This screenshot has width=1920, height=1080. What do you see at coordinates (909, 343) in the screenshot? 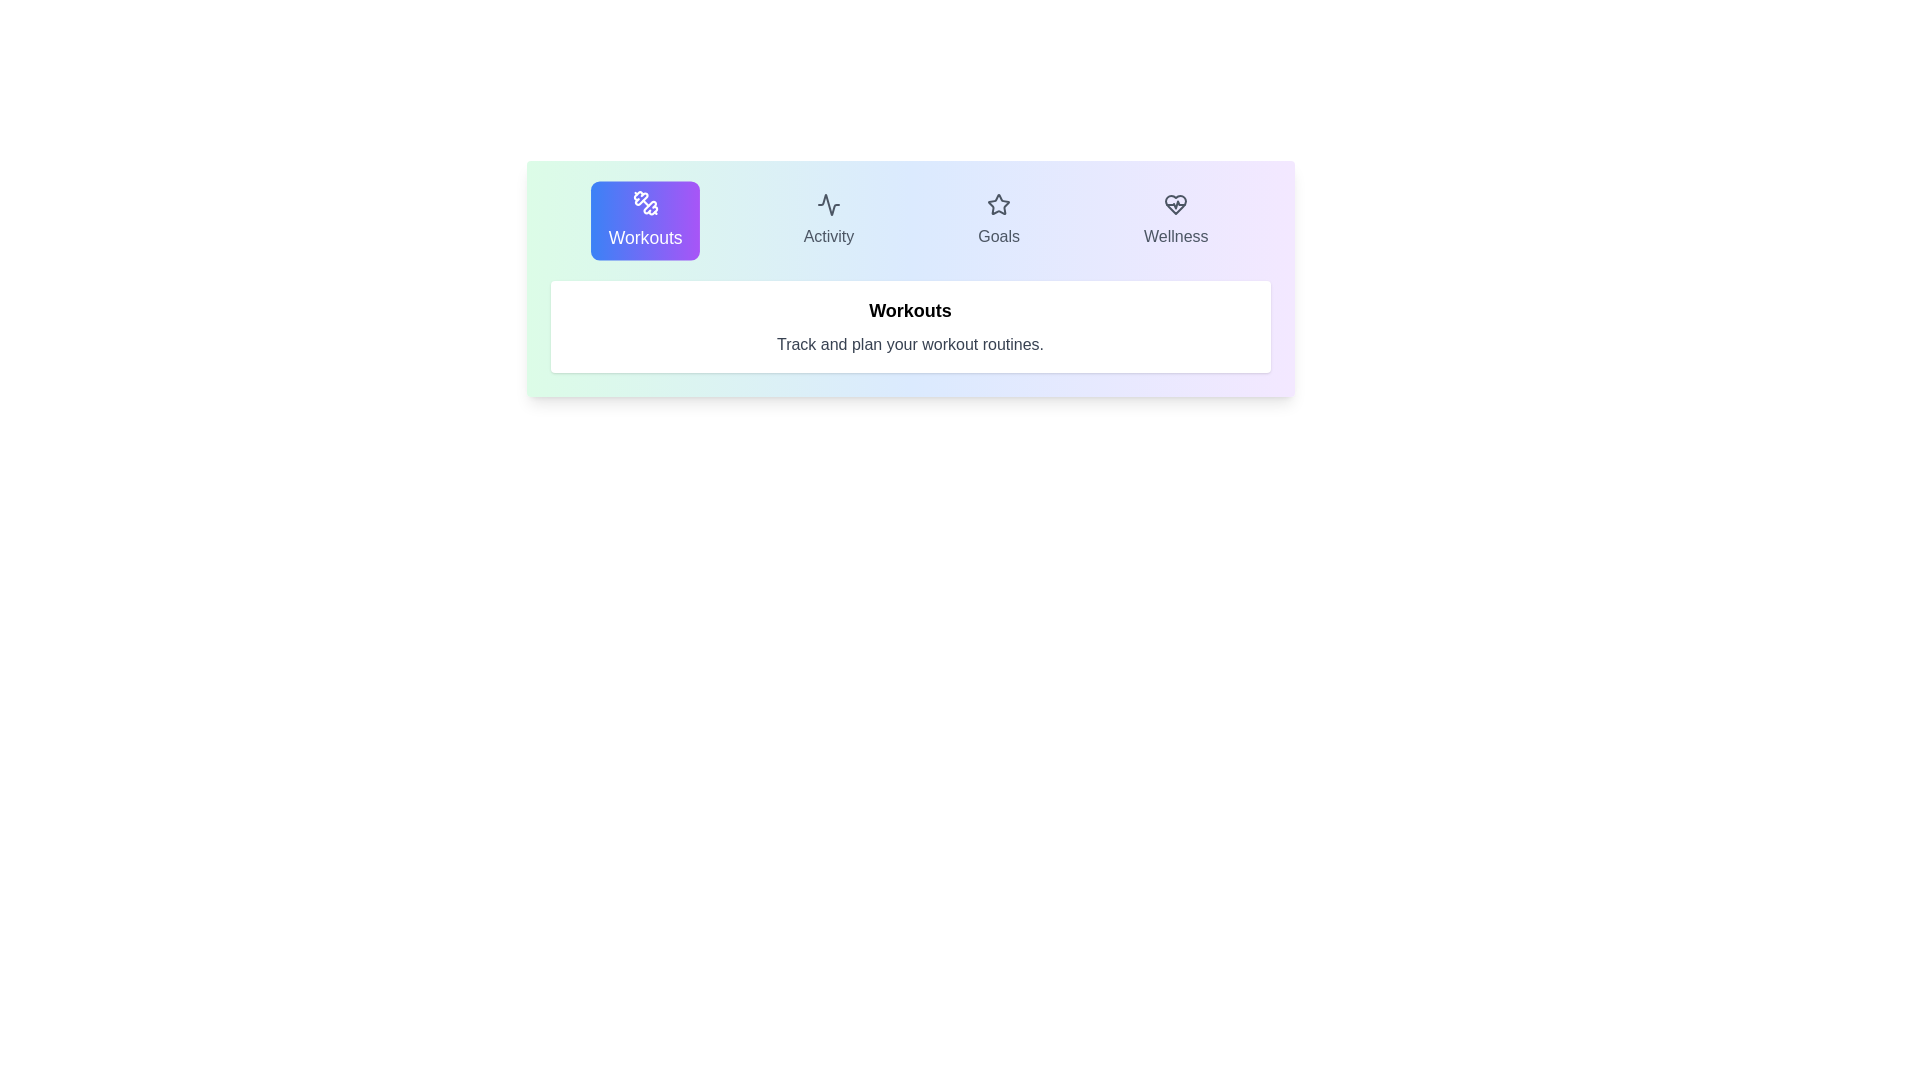
I see `the text display element providing additional context for the 'Workouts' section, which is positioned under the 'Workouts' heading text` at bounding box center [909, 343].